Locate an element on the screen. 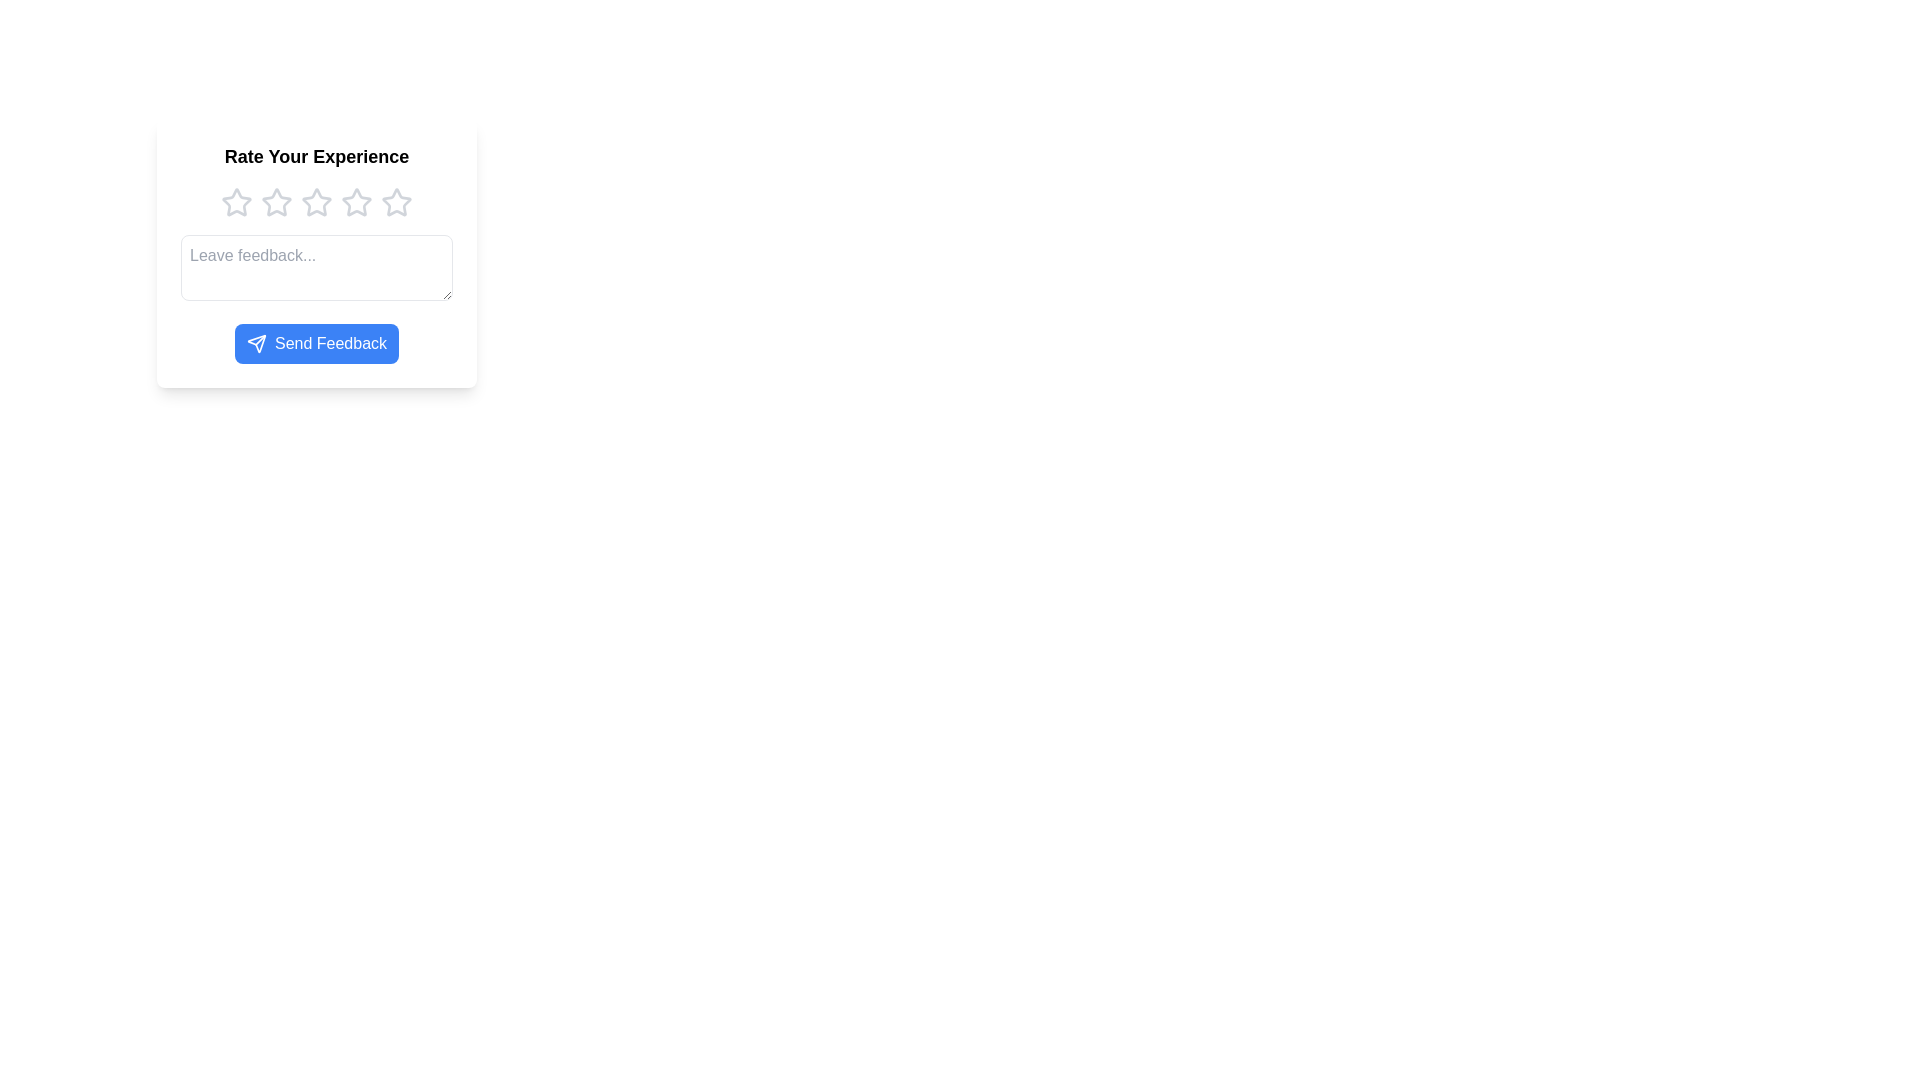  on the first clickable star icon, which is located beneath the 'Rate Your Experience' header is located at coordinates (236, 202).